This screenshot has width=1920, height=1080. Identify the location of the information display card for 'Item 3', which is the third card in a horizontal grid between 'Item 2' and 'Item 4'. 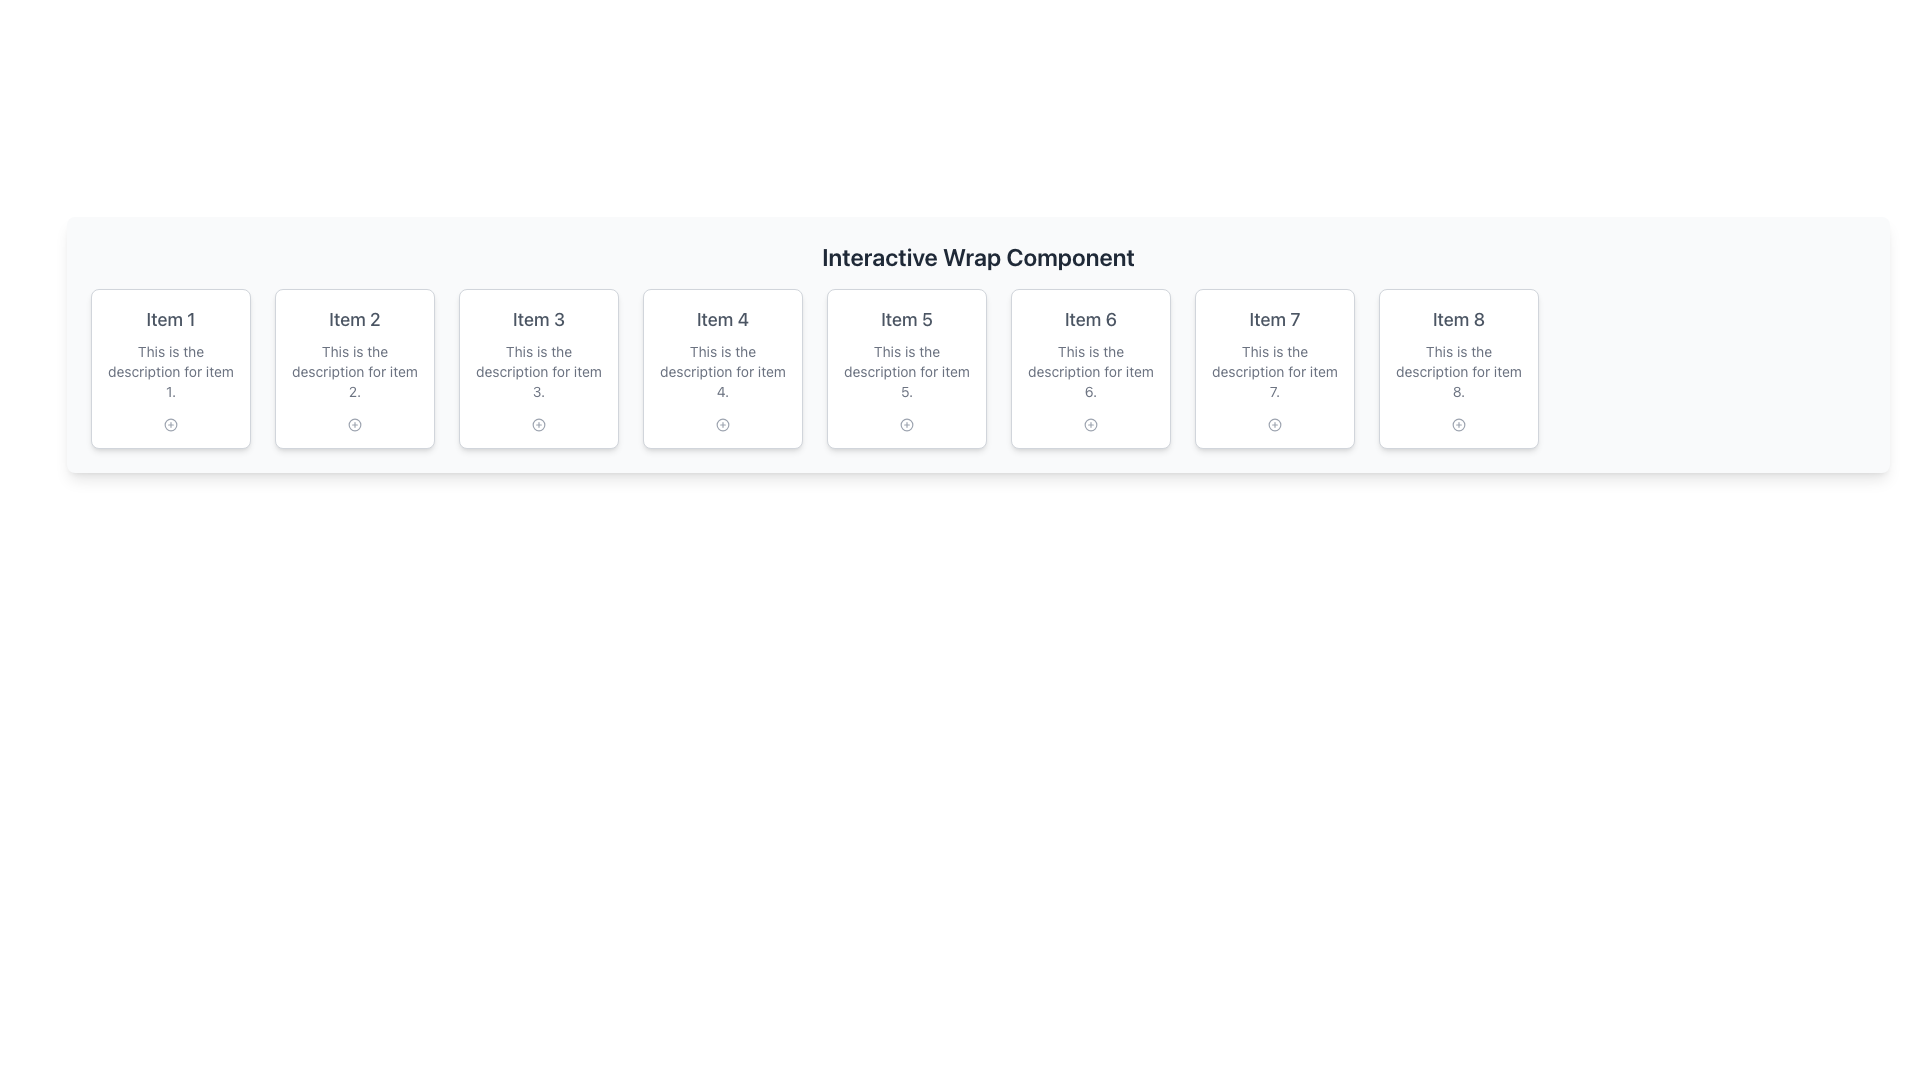
(538, 369).